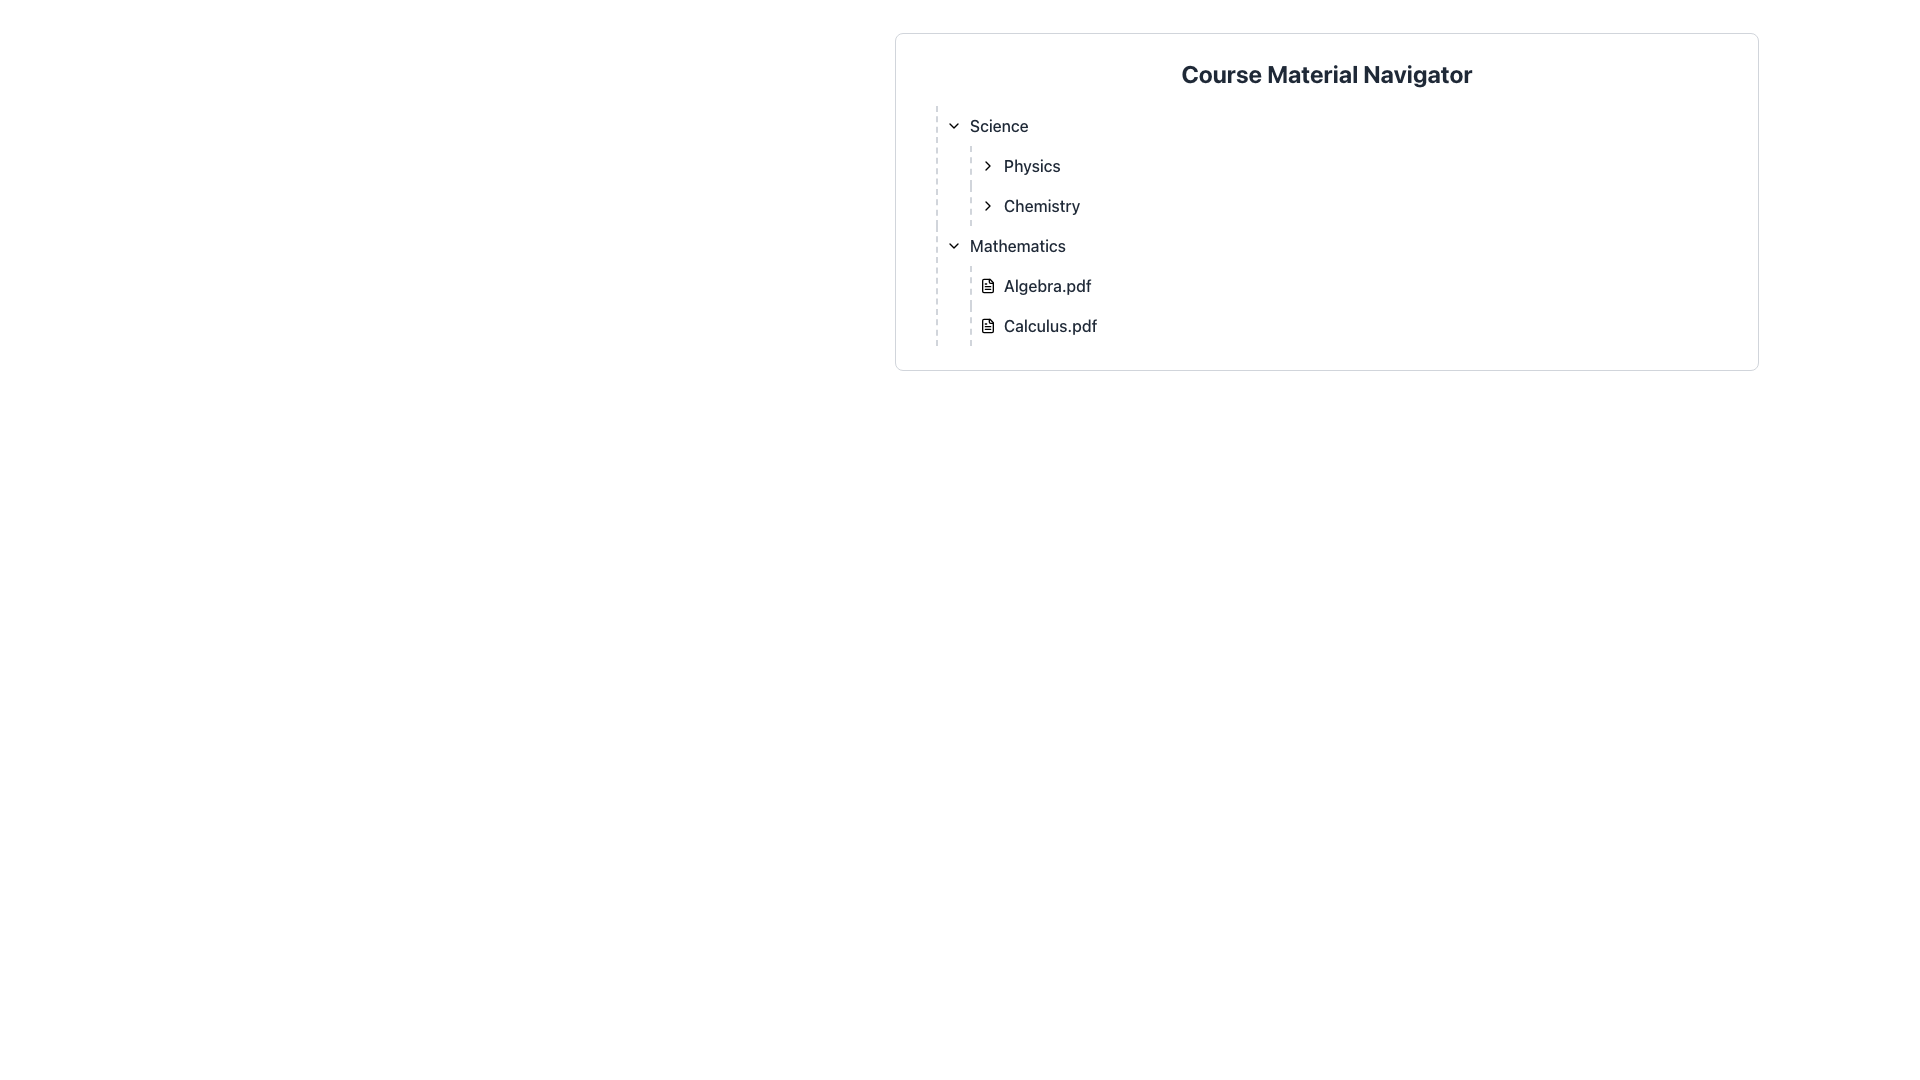 This screenshot has height=1080, width=1920. I want to click on the document icon next to the 'Algebra.pdf' label in the 'Mathematics' section of the 'Course Material Navigator', so click(988, 285).